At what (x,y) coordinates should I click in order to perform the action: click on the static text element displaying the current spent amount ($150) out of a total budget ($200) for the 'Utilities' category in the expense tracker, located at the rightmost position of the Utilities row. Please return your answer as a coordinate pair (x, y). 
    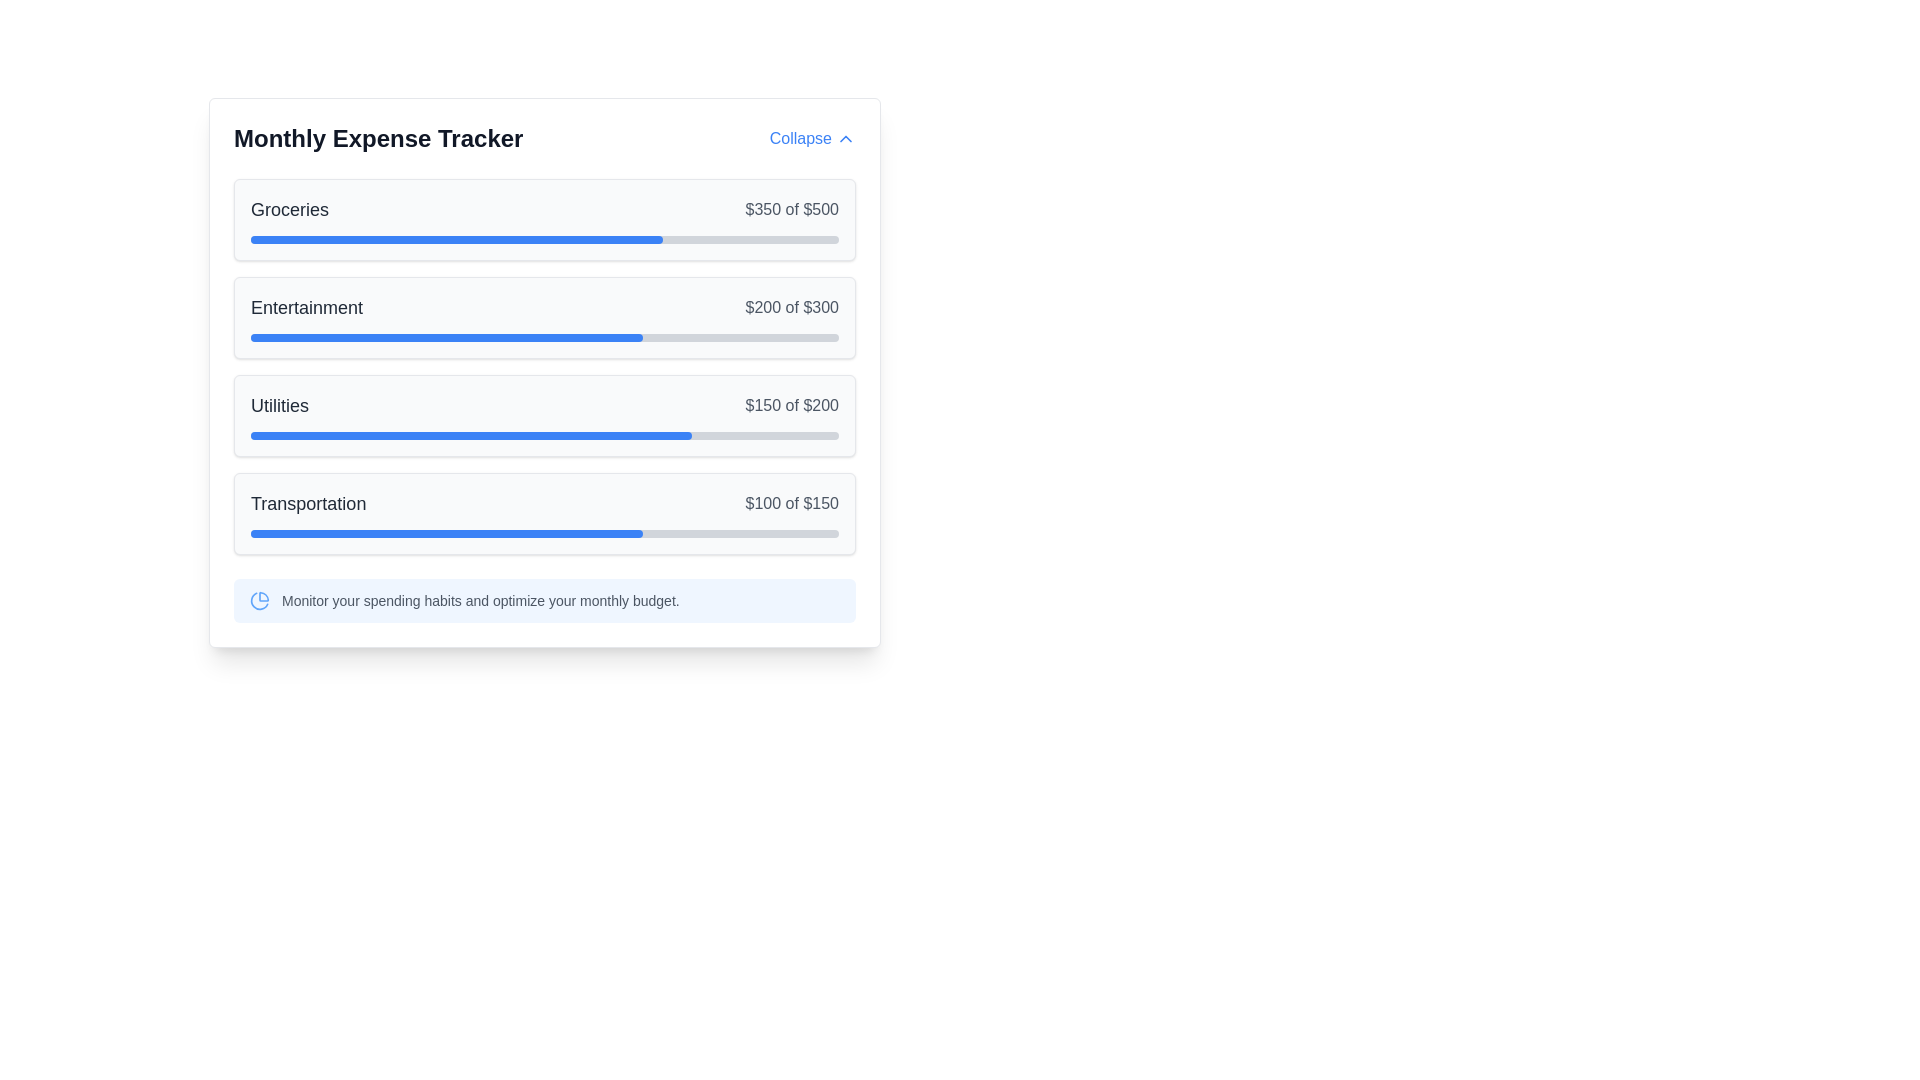
    Looking at the image, I should click on (791, 405).